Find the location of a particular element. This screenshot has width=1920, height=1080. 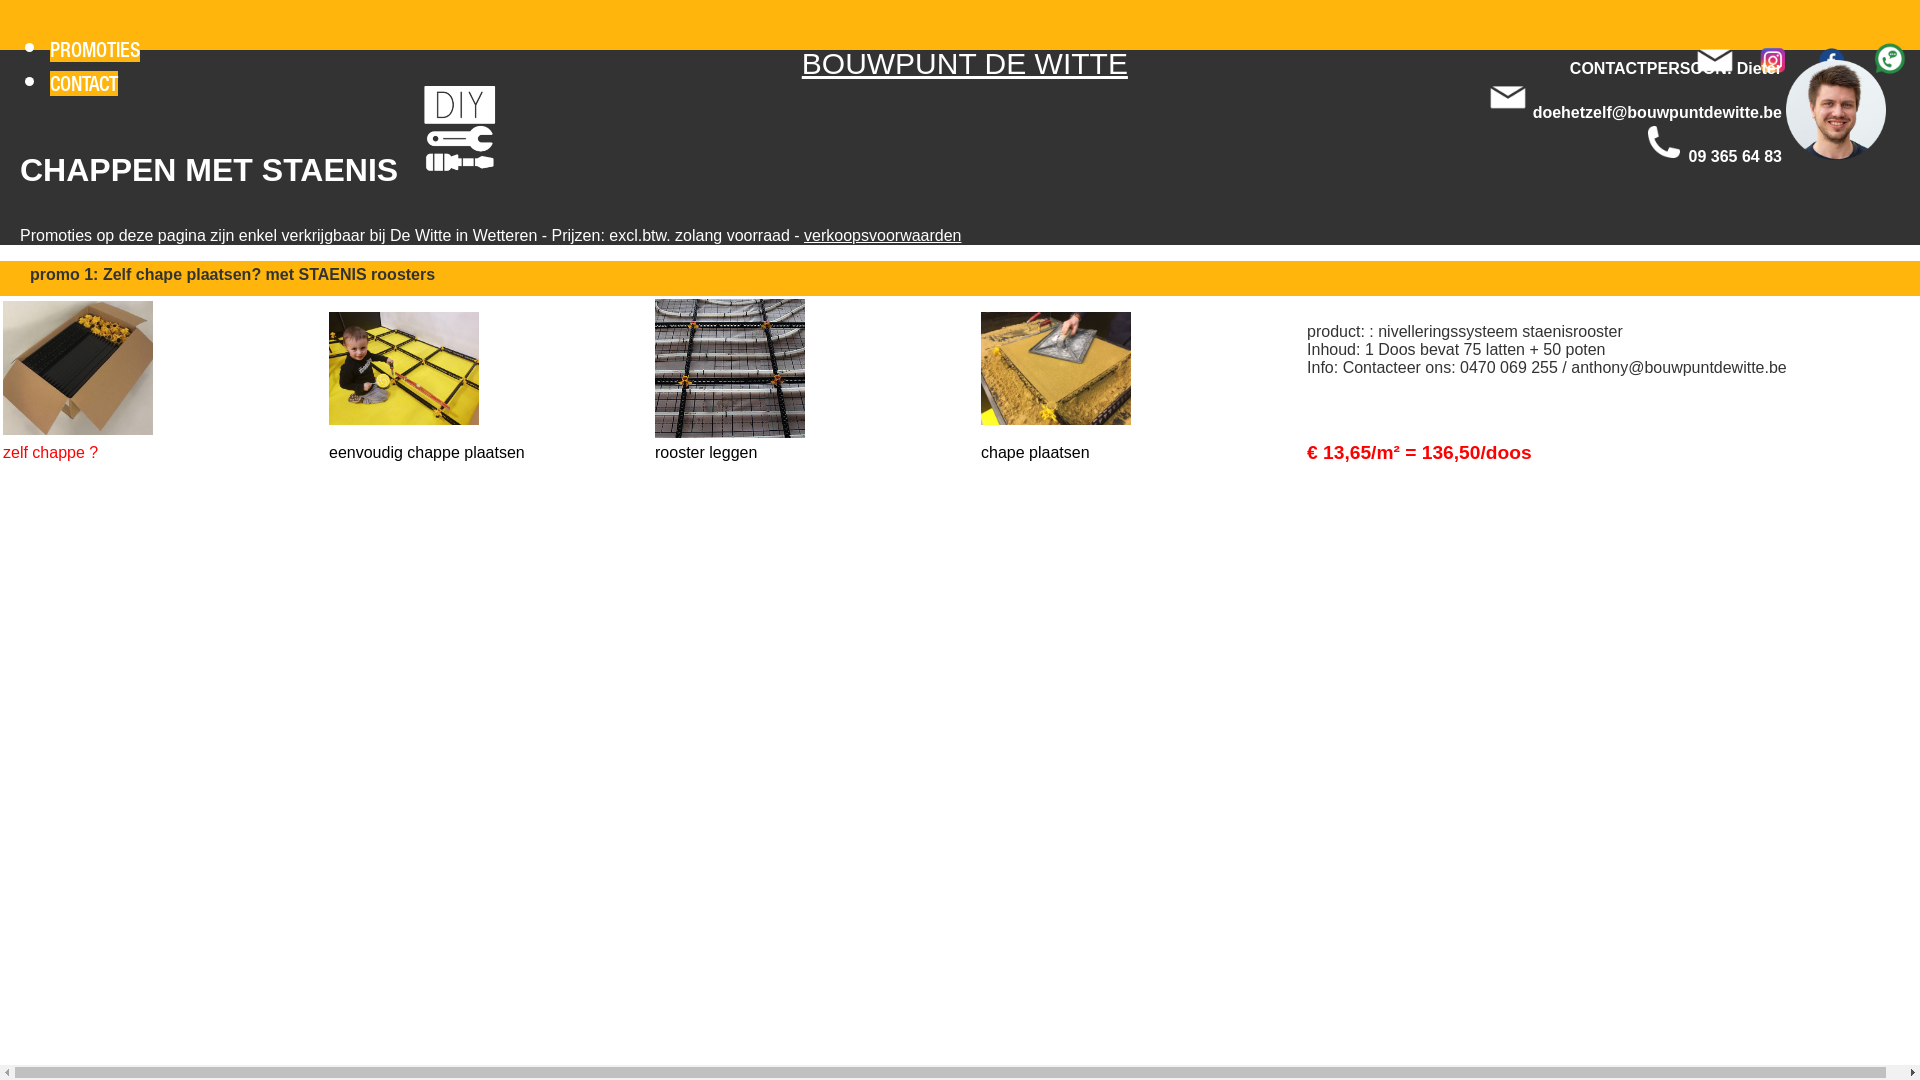

'PROMOTIES' is located at coordinates (49, 48).